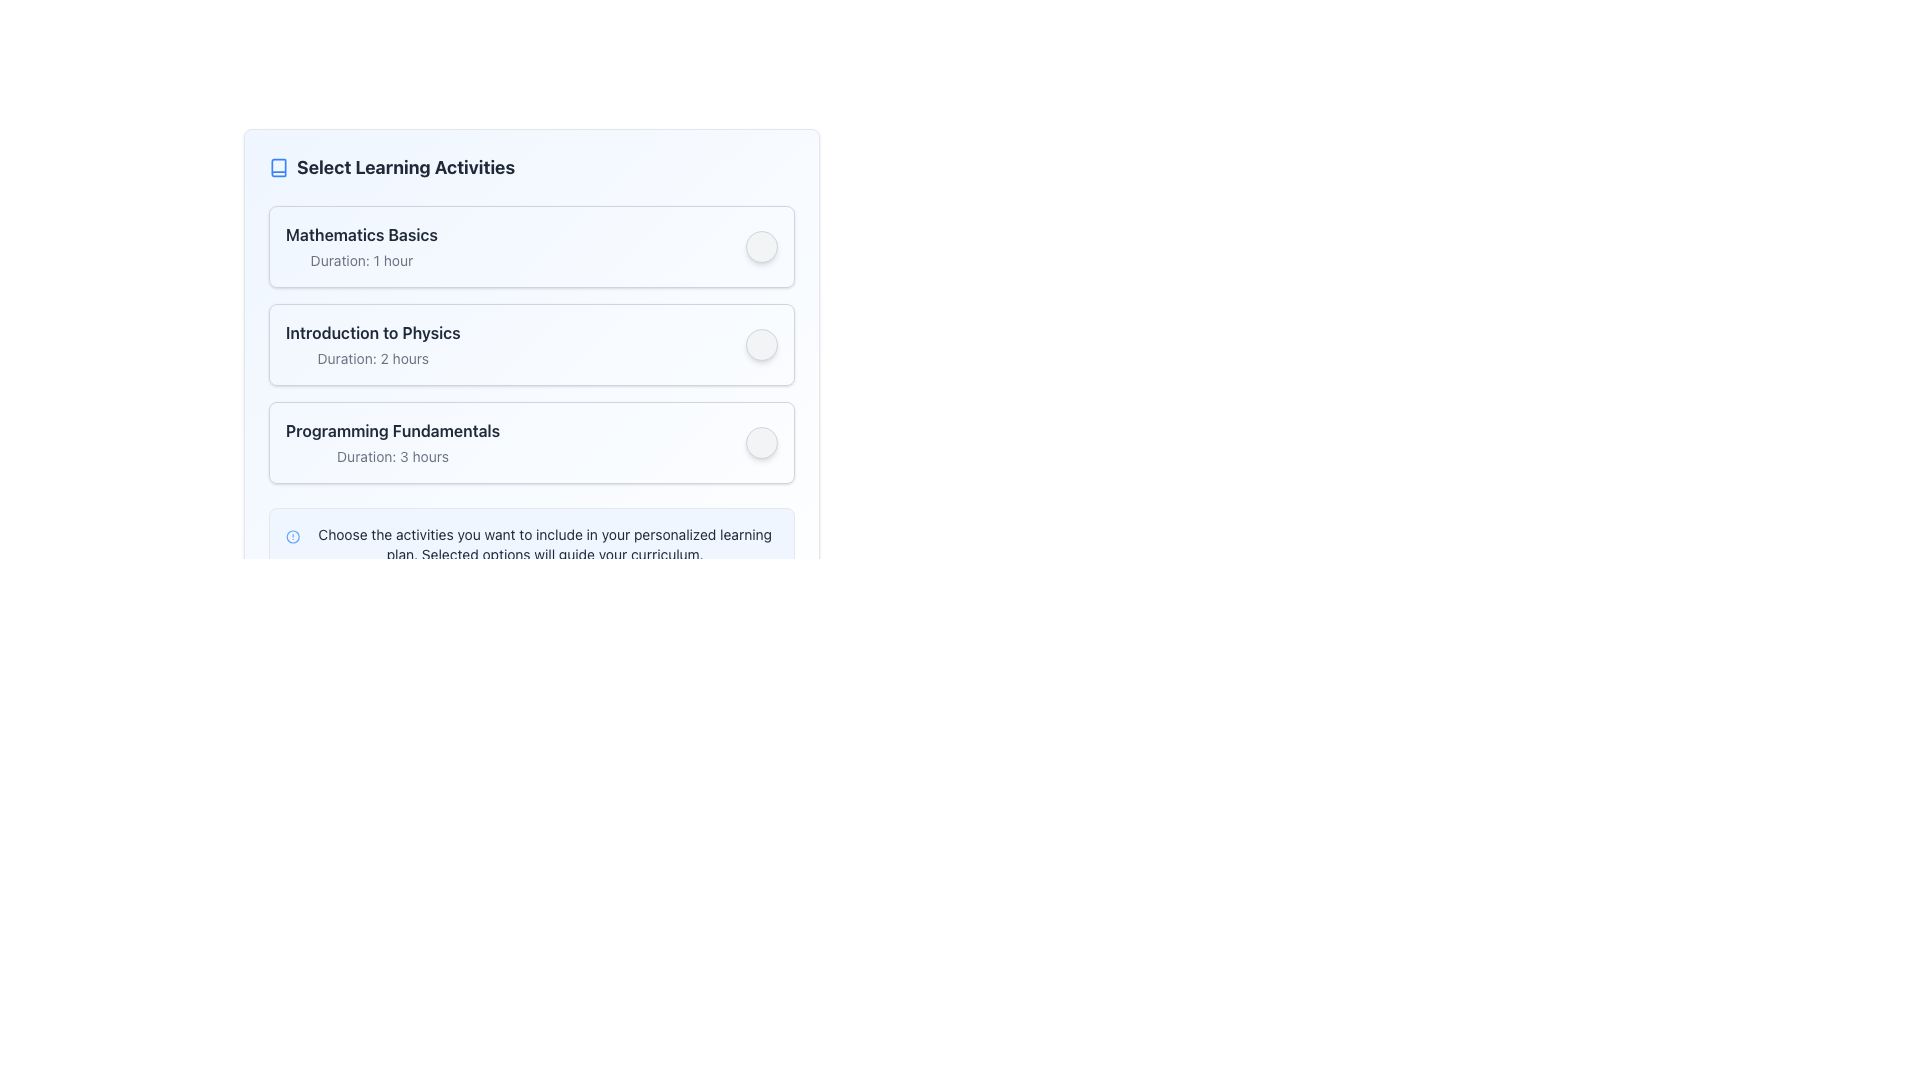  I want to click on the text label displaying 'Programming Fundamentals', which is bold and dark gray, located above 'Duration: 3 hours' in the third list item of the learning modules, so click(393, 430).